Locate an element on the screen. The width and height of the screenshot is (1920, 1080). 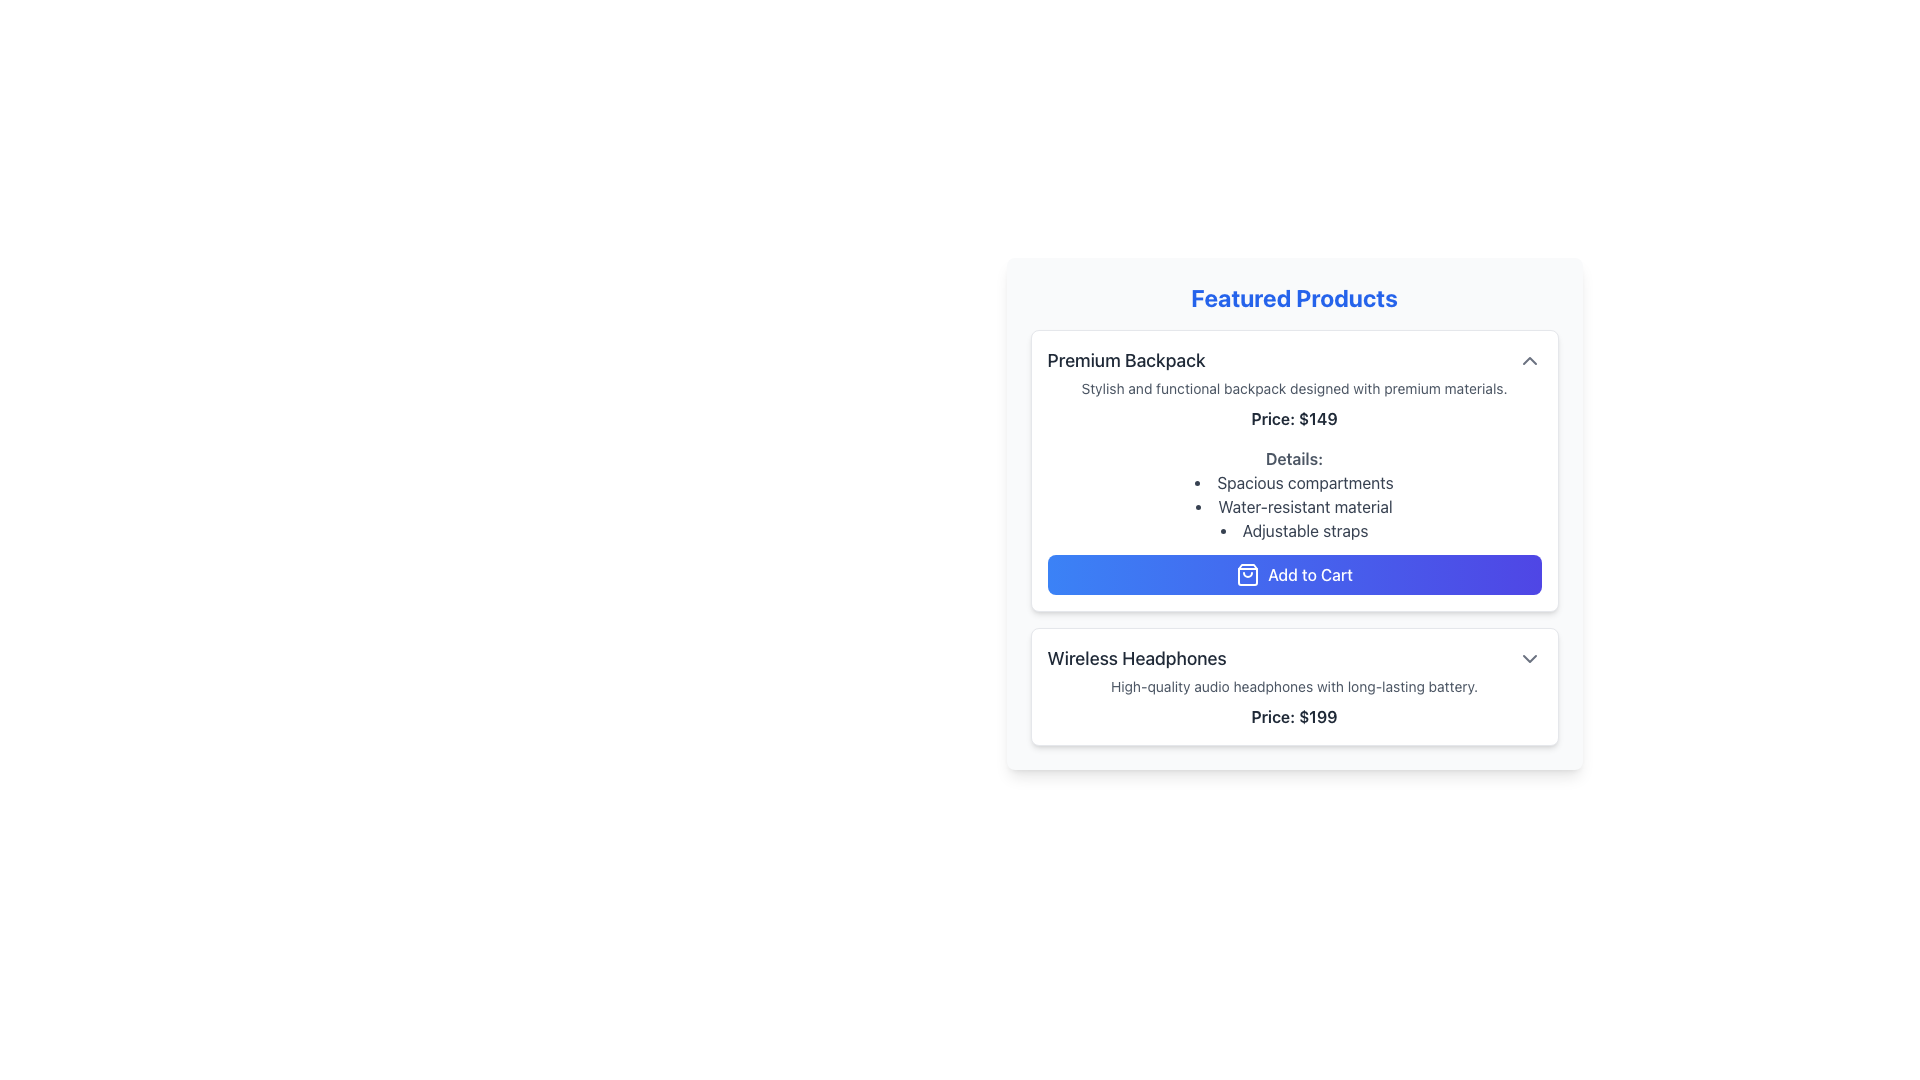
the dropdown toggle button, which is a gray outlined downward-facing chevron icon located on the far right of the Wireless Headphones section header is located at coordinates (1528, 659).